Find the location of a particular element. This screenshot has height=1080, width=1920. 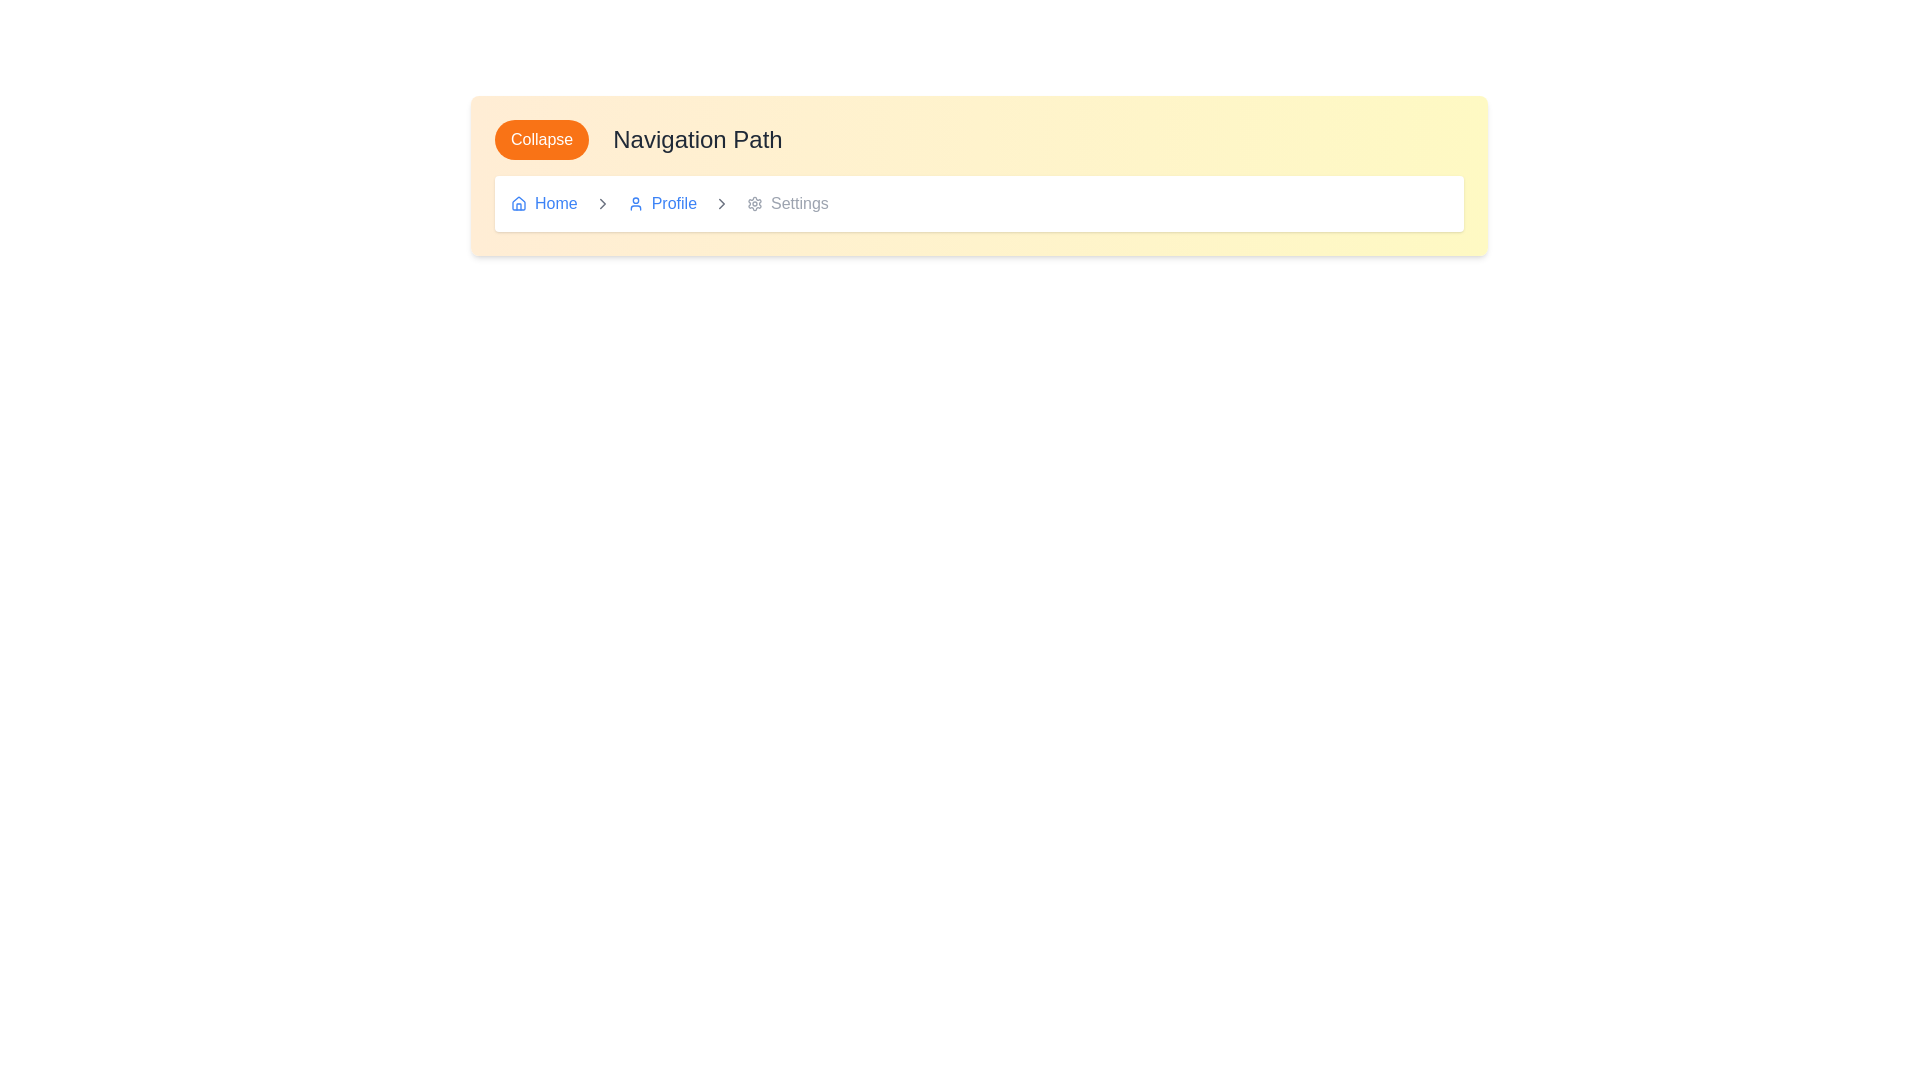

the blue house-shaped SVG icon located to the left of the 'Home' text in the navigation bar at the top of the interface is located at coordinates (518, 204).